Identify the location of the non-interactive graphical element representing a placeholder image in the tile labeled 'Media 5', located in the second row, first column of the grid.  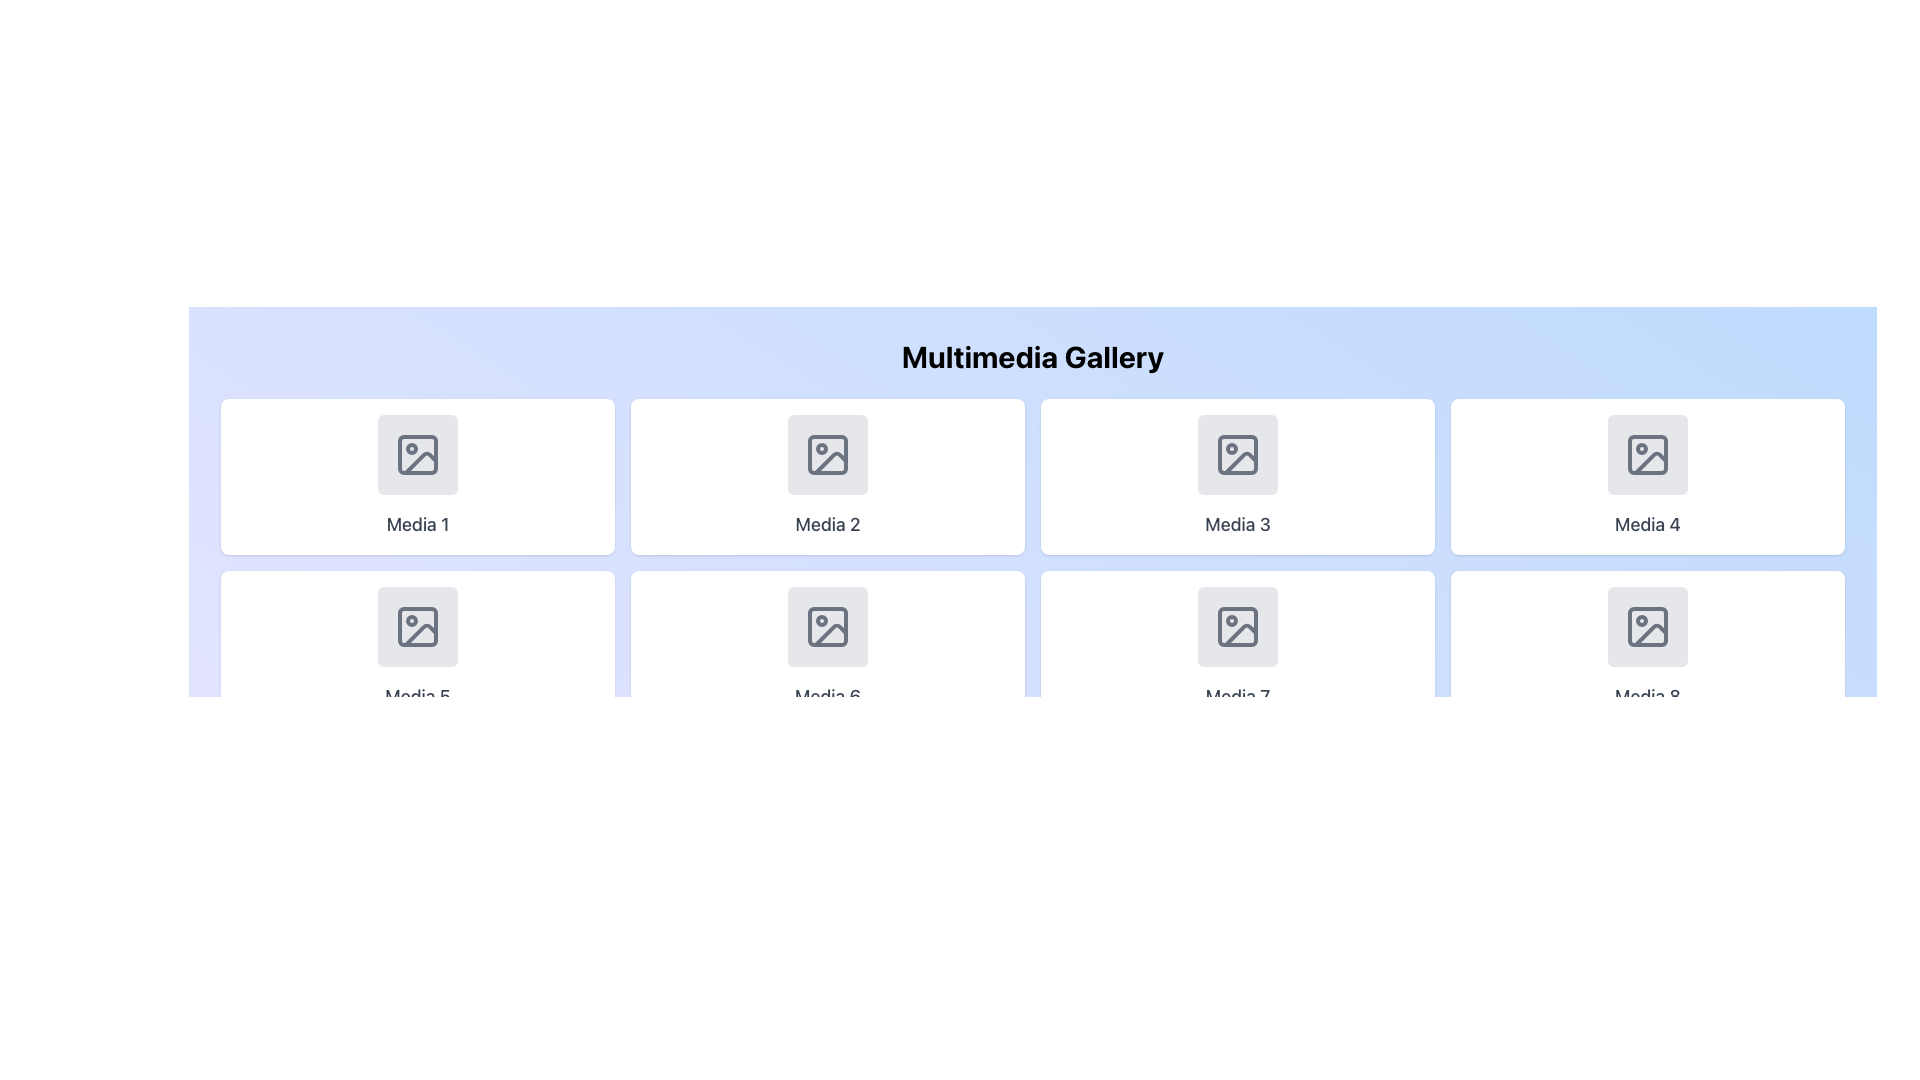
(416, 626).